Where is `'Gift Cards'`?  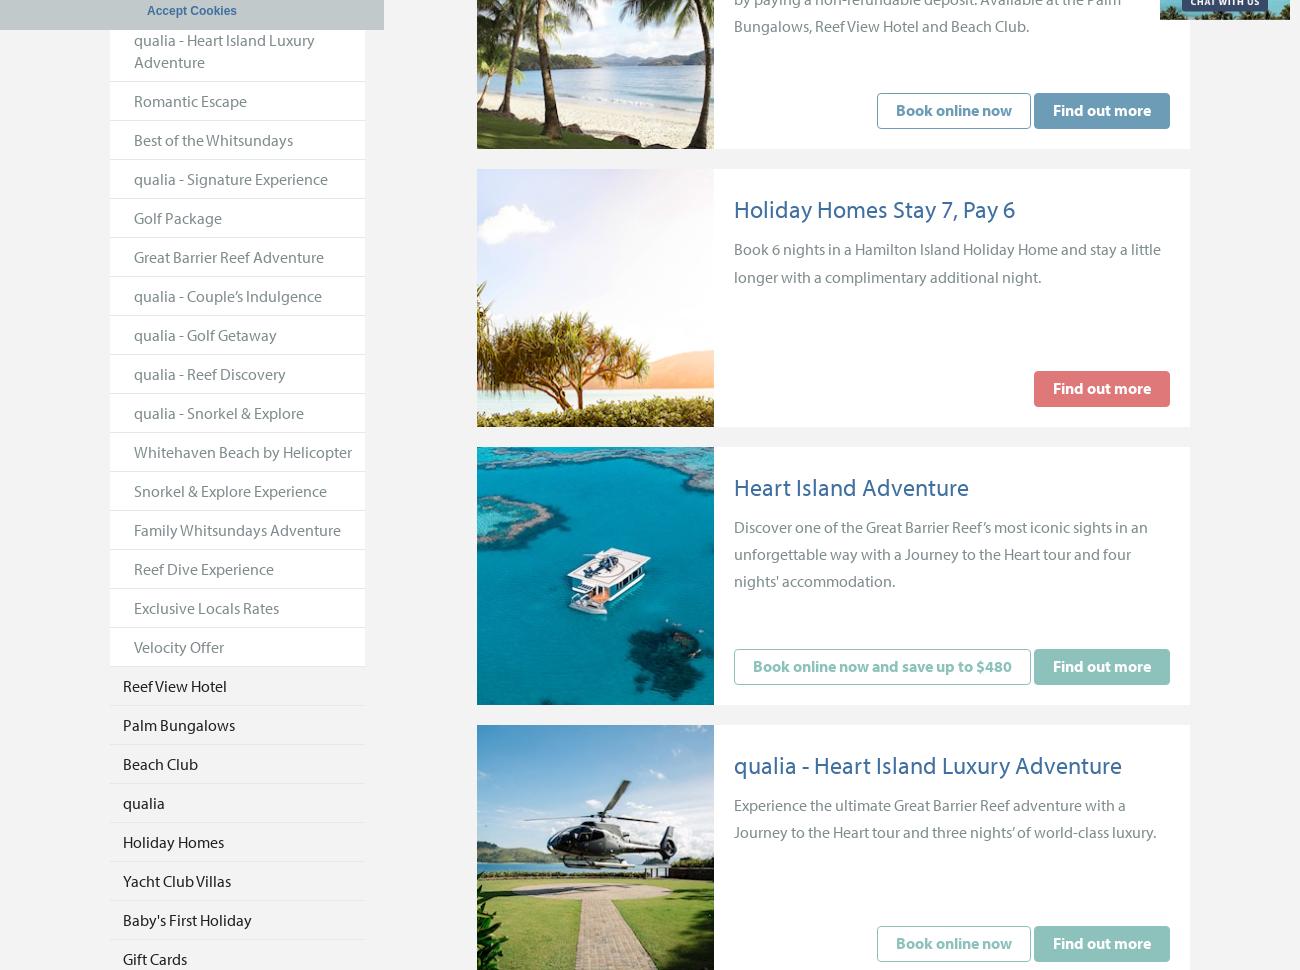
'Gift Cards' is located at coordinates (153, 956).